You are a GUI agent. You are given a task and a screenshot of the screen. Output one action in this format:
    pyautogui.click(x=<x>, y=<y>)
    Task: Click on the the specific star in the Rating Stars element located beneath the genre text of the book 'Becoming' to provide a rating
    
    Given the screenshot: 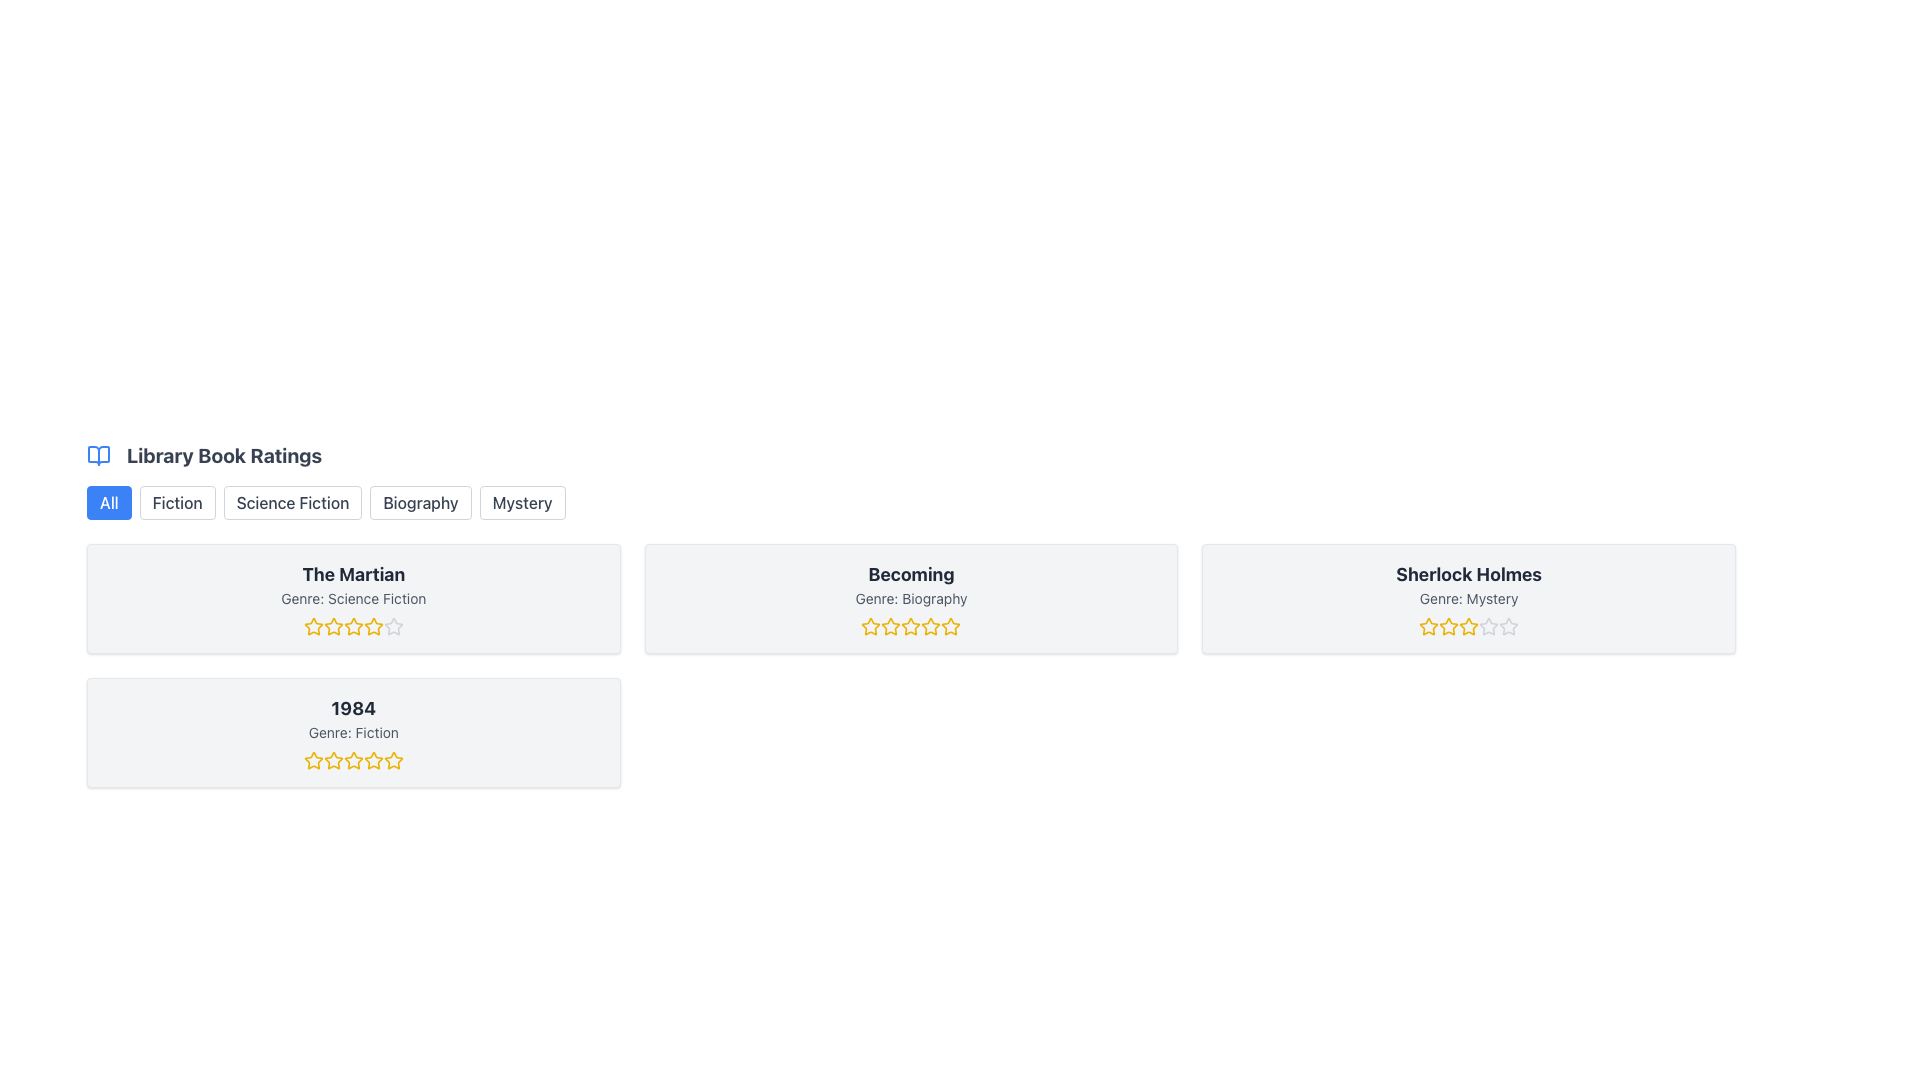 What is the action you would take?
    pyautogui.click(x=910, y=626)
    